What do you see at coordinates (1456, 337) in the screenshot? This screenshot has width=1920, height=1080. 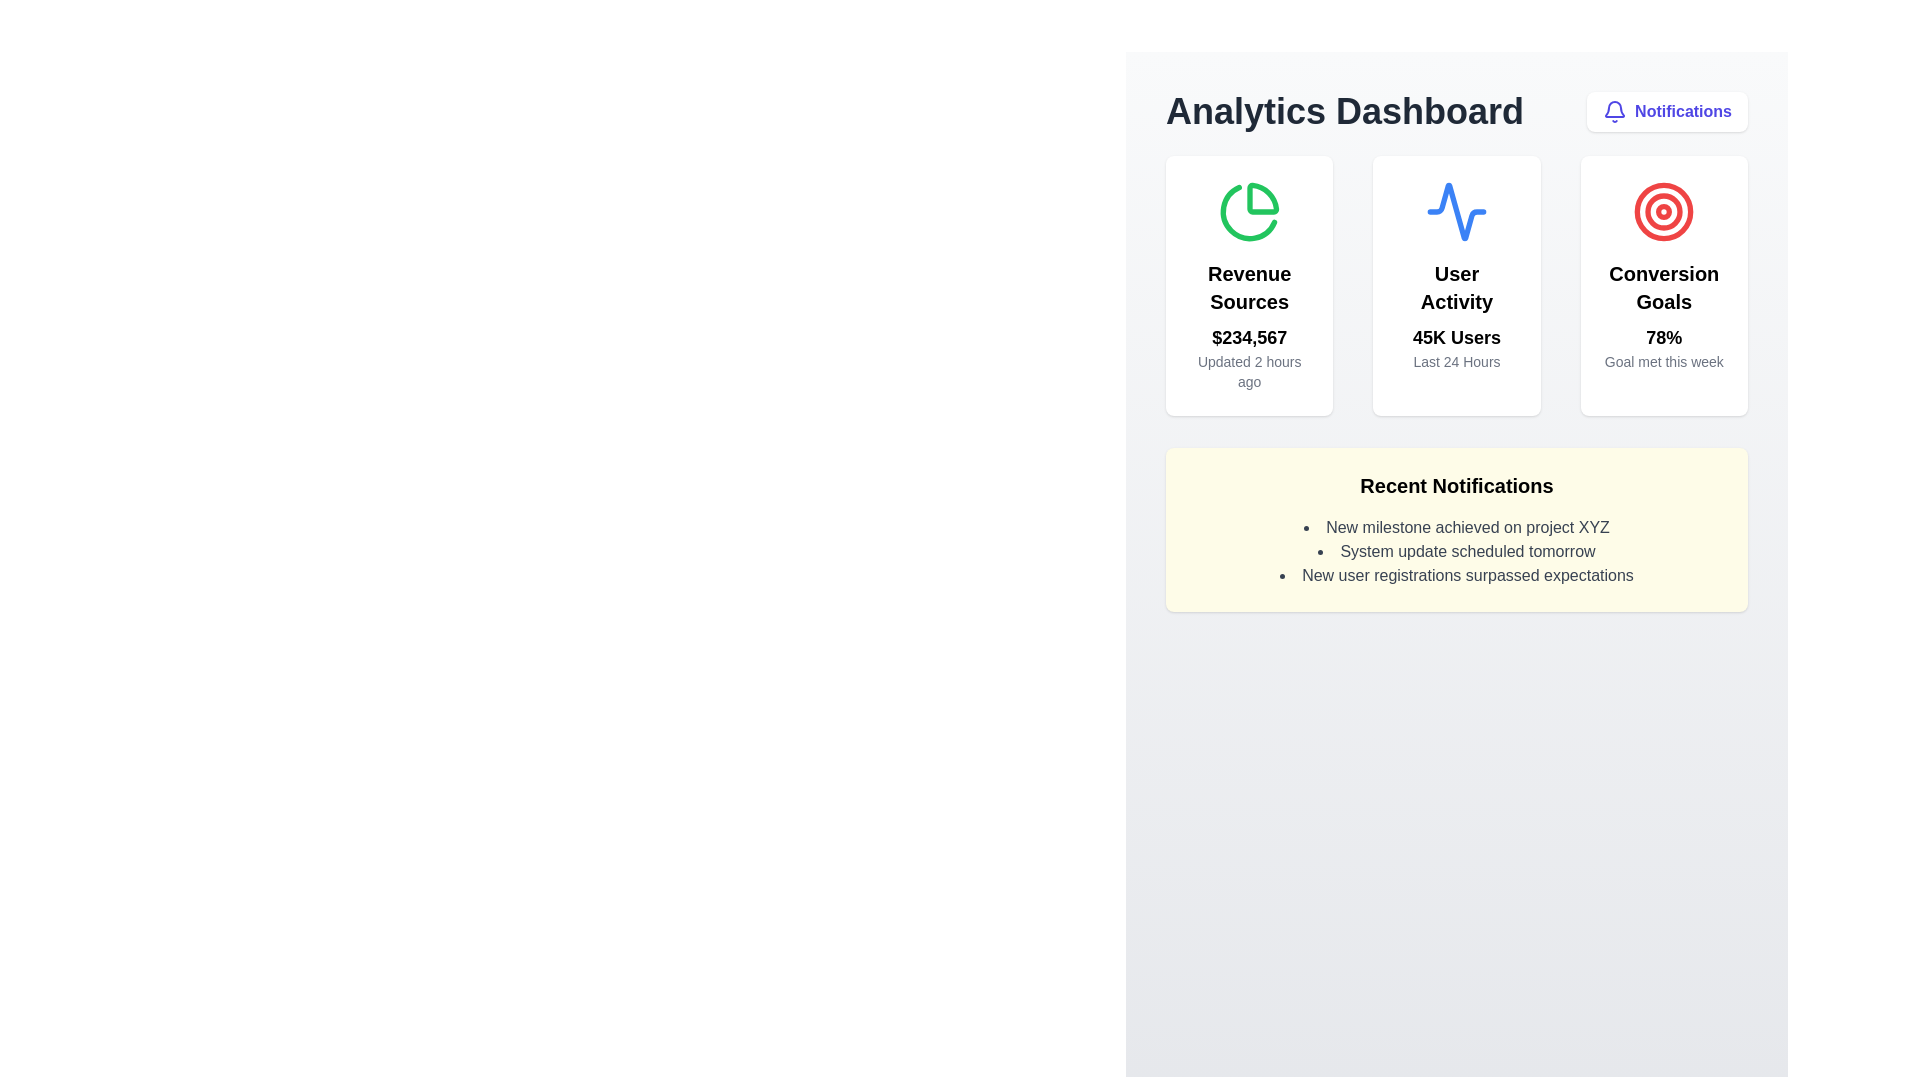 I see `the text label displaying the total user count ('45K Users') located in the 'User Activity' card, positioned below the title and above the smaller text` at bounding box center [1456, 337].